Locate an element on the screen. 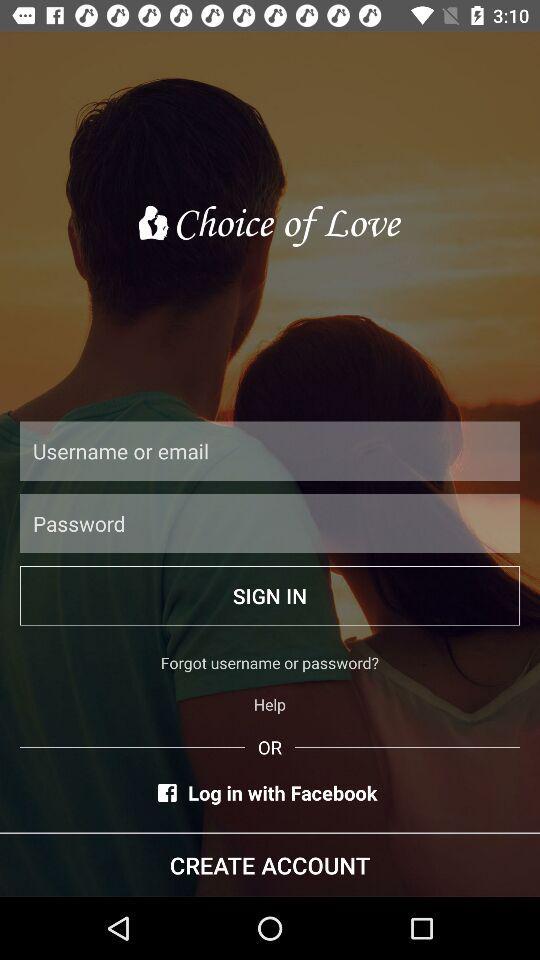  forgot username or is located at coordinates (270, 662).